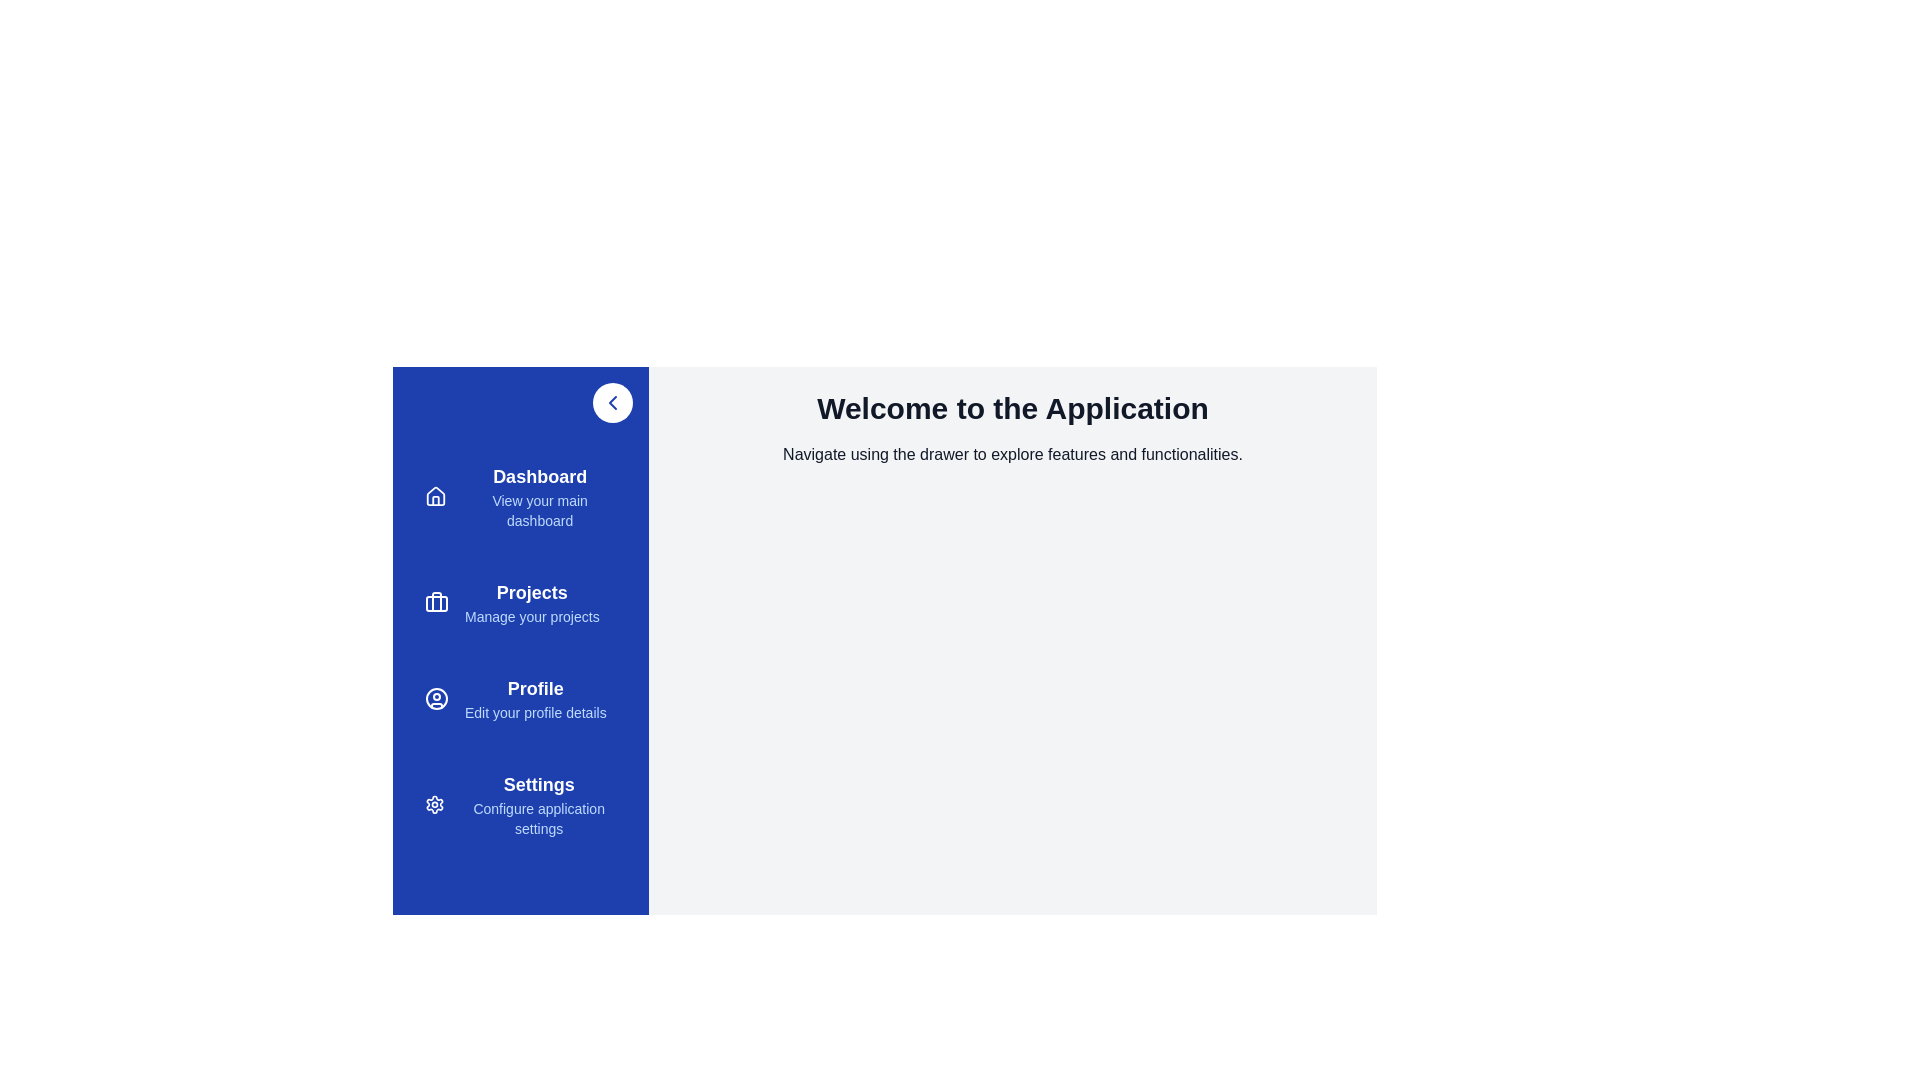  I want to click on the menu item Settings from the sidebar, so click(521, 804).